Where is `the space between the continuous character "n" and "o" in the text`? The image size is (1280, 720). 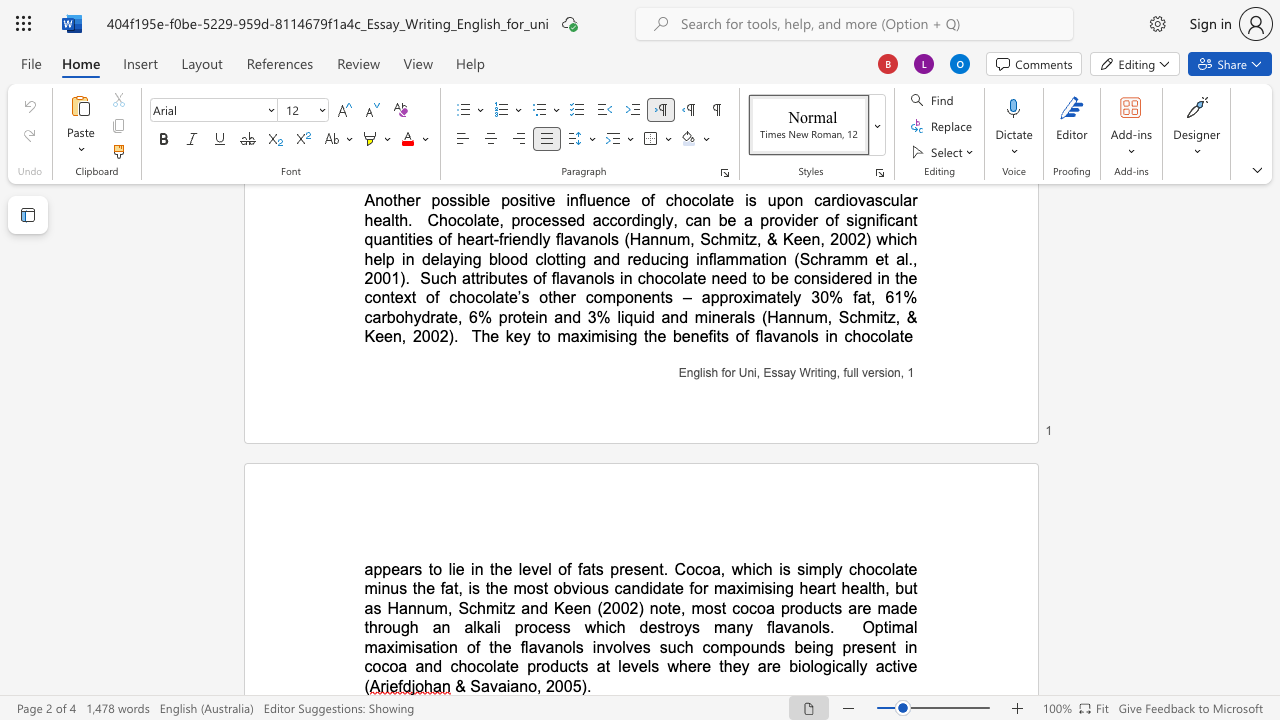 the space between the continuous character "n" and "o" in the text is located at coordinates (528, 685).